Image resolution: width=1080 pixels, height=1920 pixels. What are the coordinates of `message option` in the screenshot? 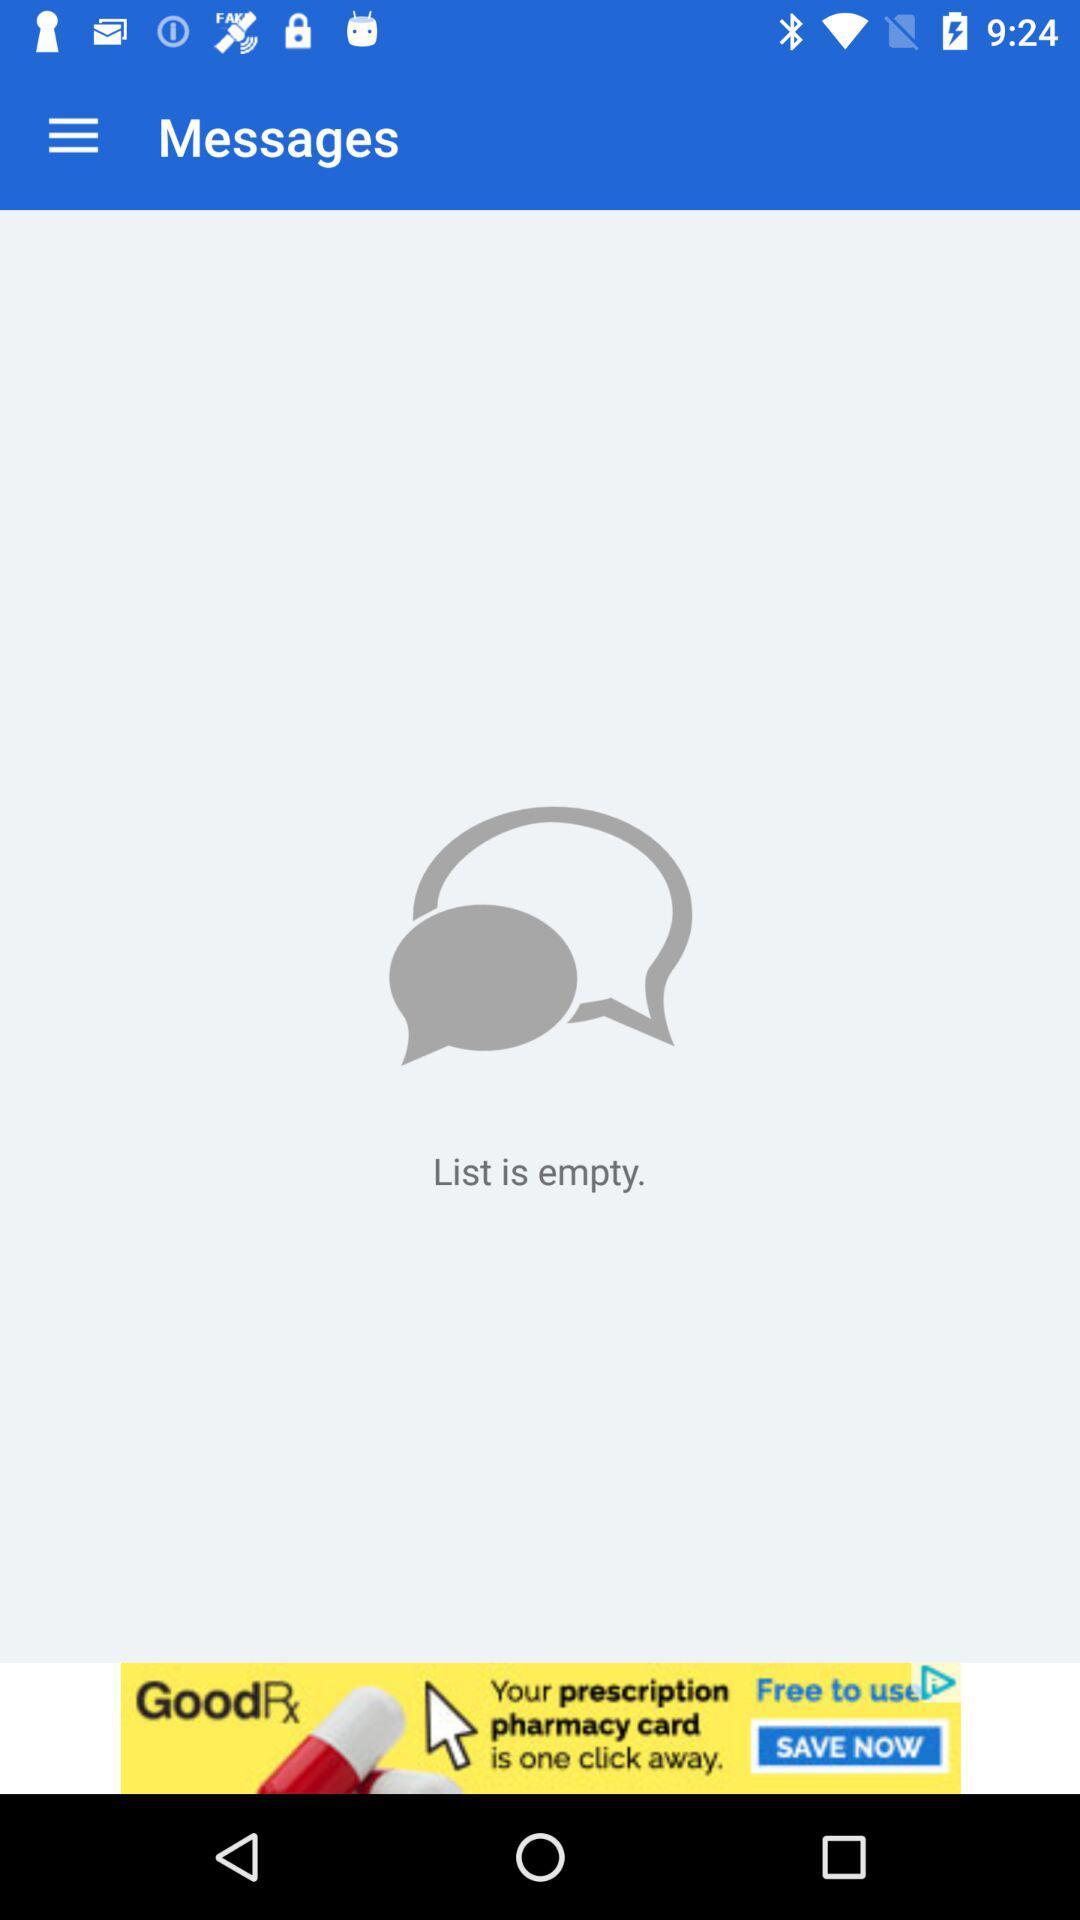 It's located at (540, 935).